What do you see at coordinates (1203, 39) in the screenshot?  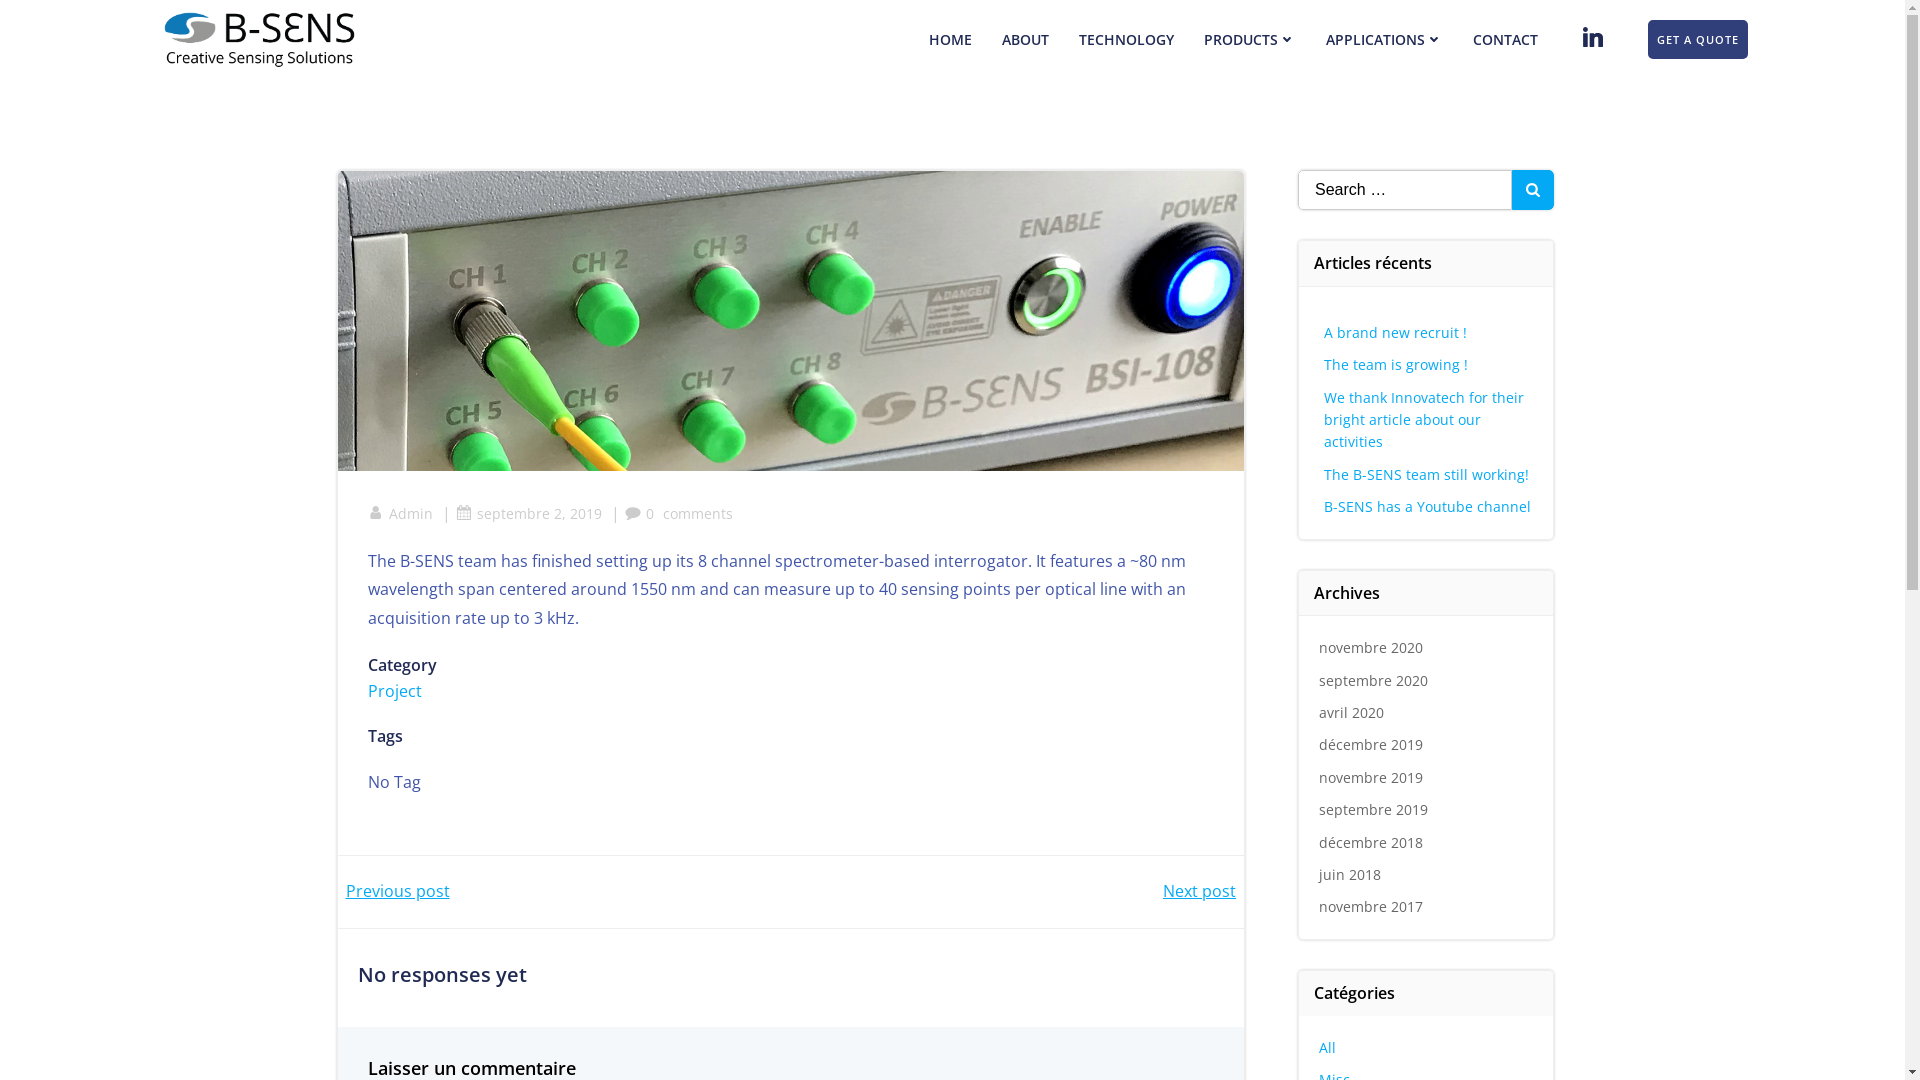 I see `'PRODUCTS'` at bounding box center [1203, 39].